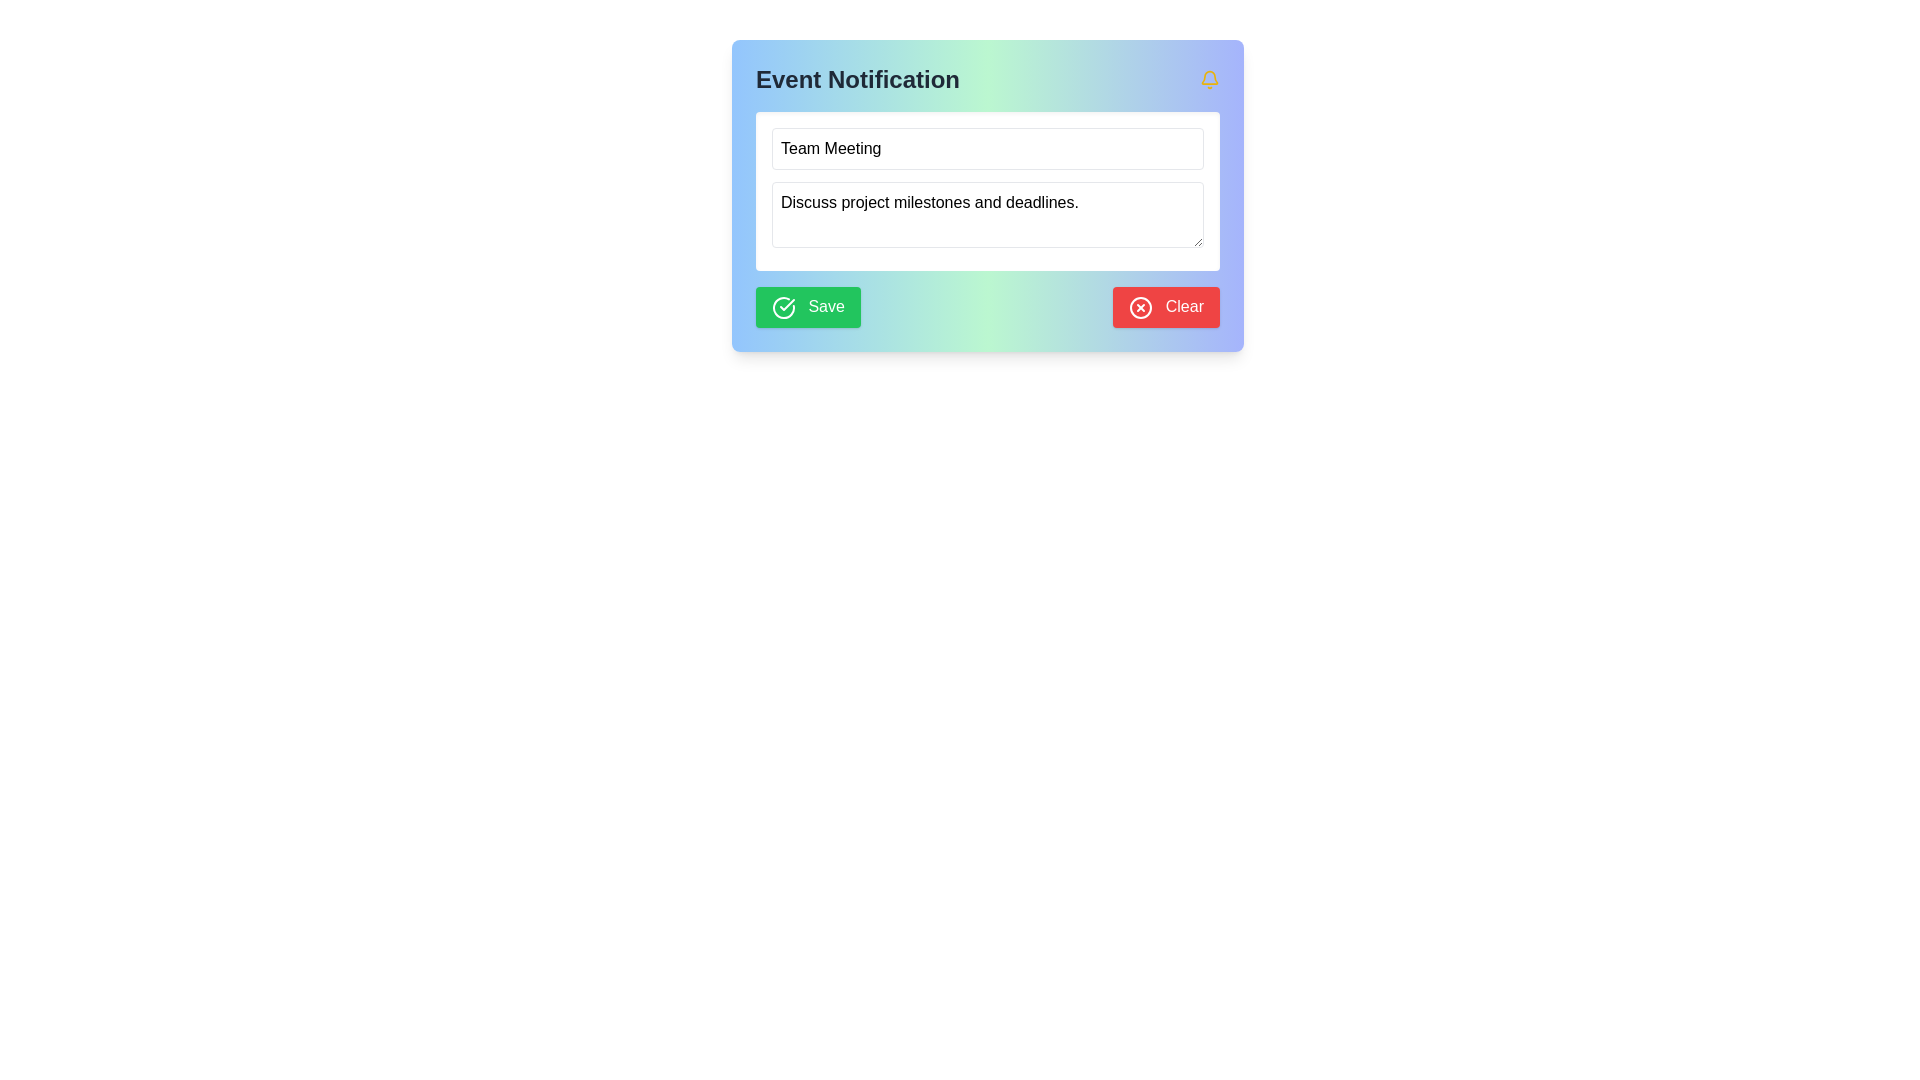 This screenshot has width=1920, height=1080. Describe the element at coordinates (1141, 307) in the screenshot. I see `the icon within the 'Clear' button, which indicates the functionality to clear or reset the form, located to the left of the 'Clear' text` at that location.